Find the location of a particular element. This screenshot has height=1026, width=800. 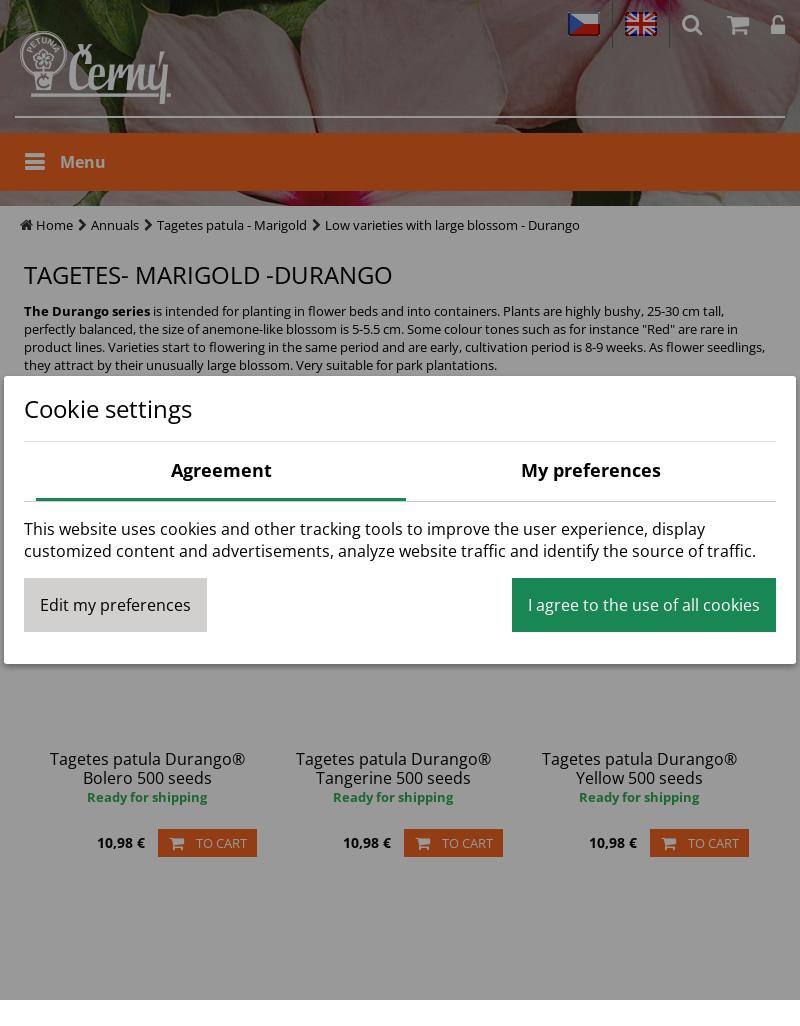

'The Durango series' is located at coordinates (24, 310).